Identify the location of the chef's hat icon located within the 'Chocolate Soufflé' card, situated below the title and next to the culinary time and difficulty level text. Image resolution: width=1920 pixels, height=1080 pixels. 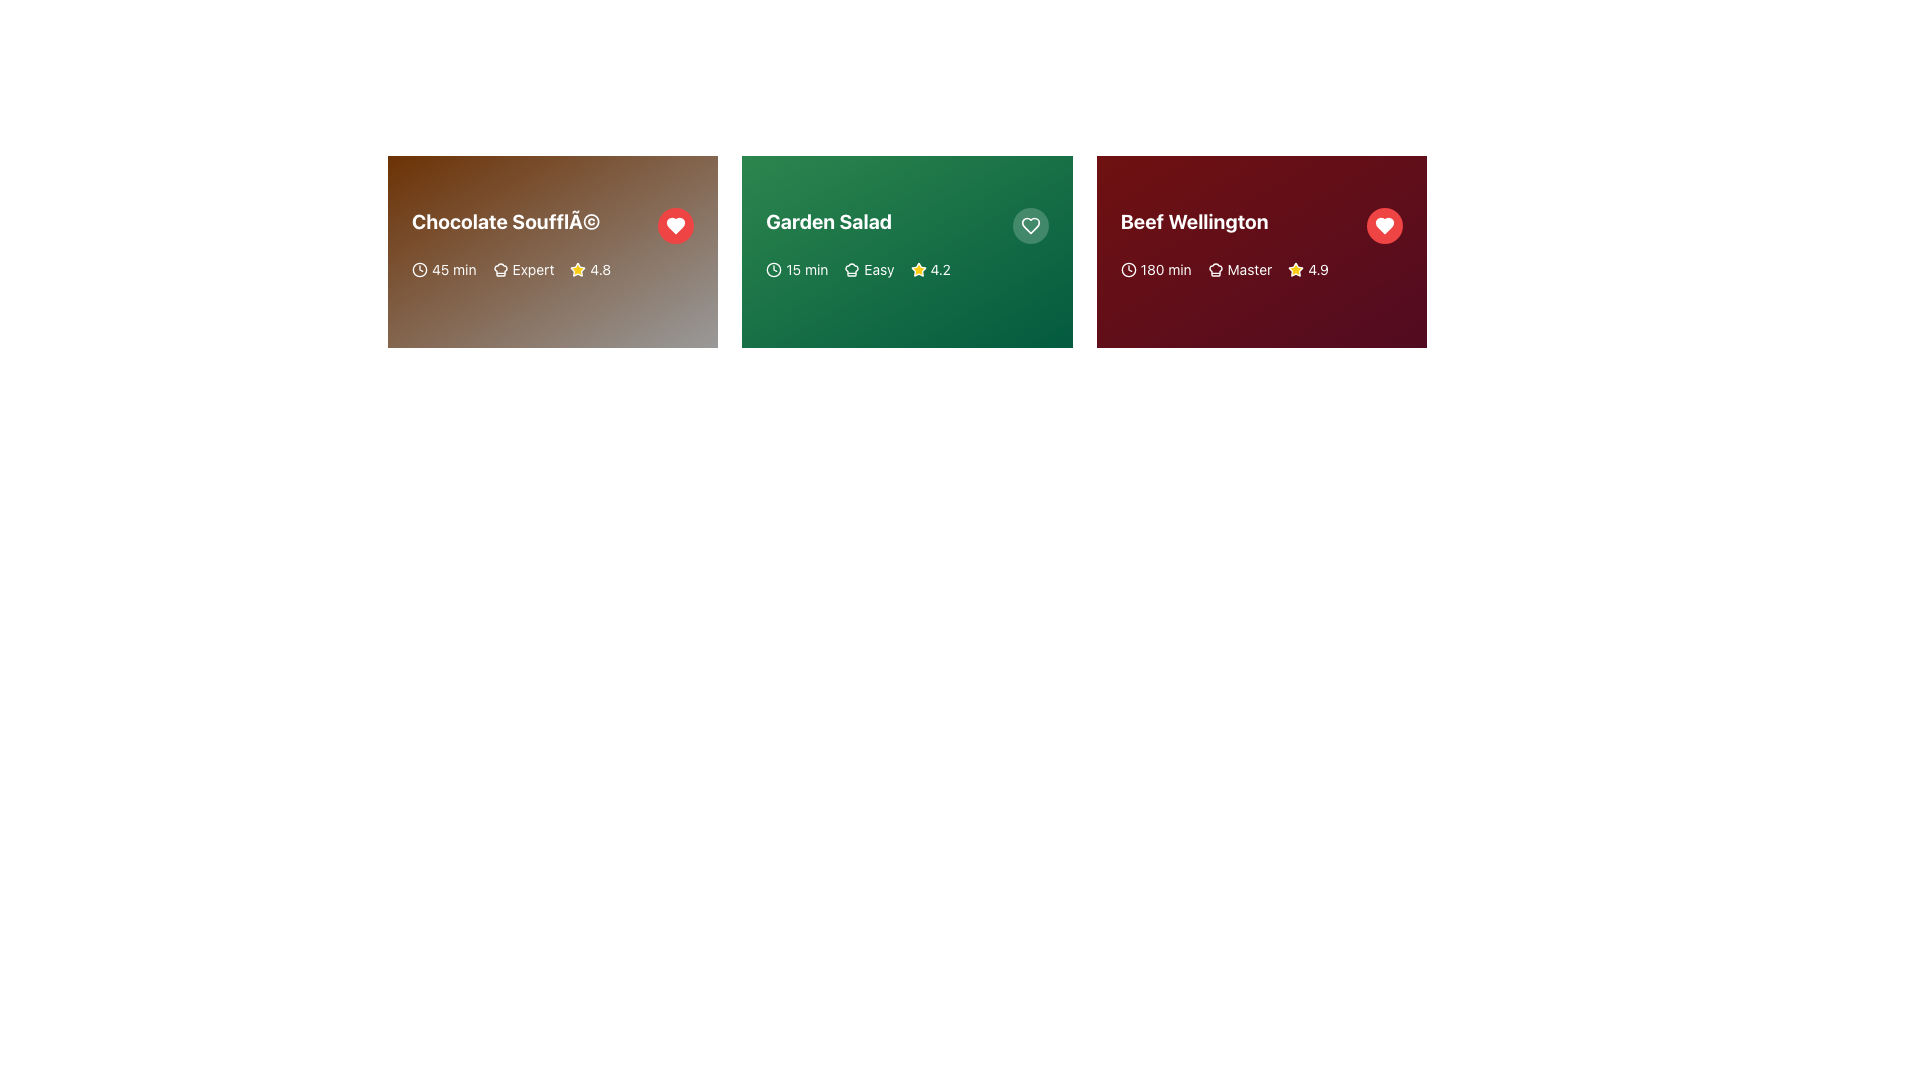
(500, 270).